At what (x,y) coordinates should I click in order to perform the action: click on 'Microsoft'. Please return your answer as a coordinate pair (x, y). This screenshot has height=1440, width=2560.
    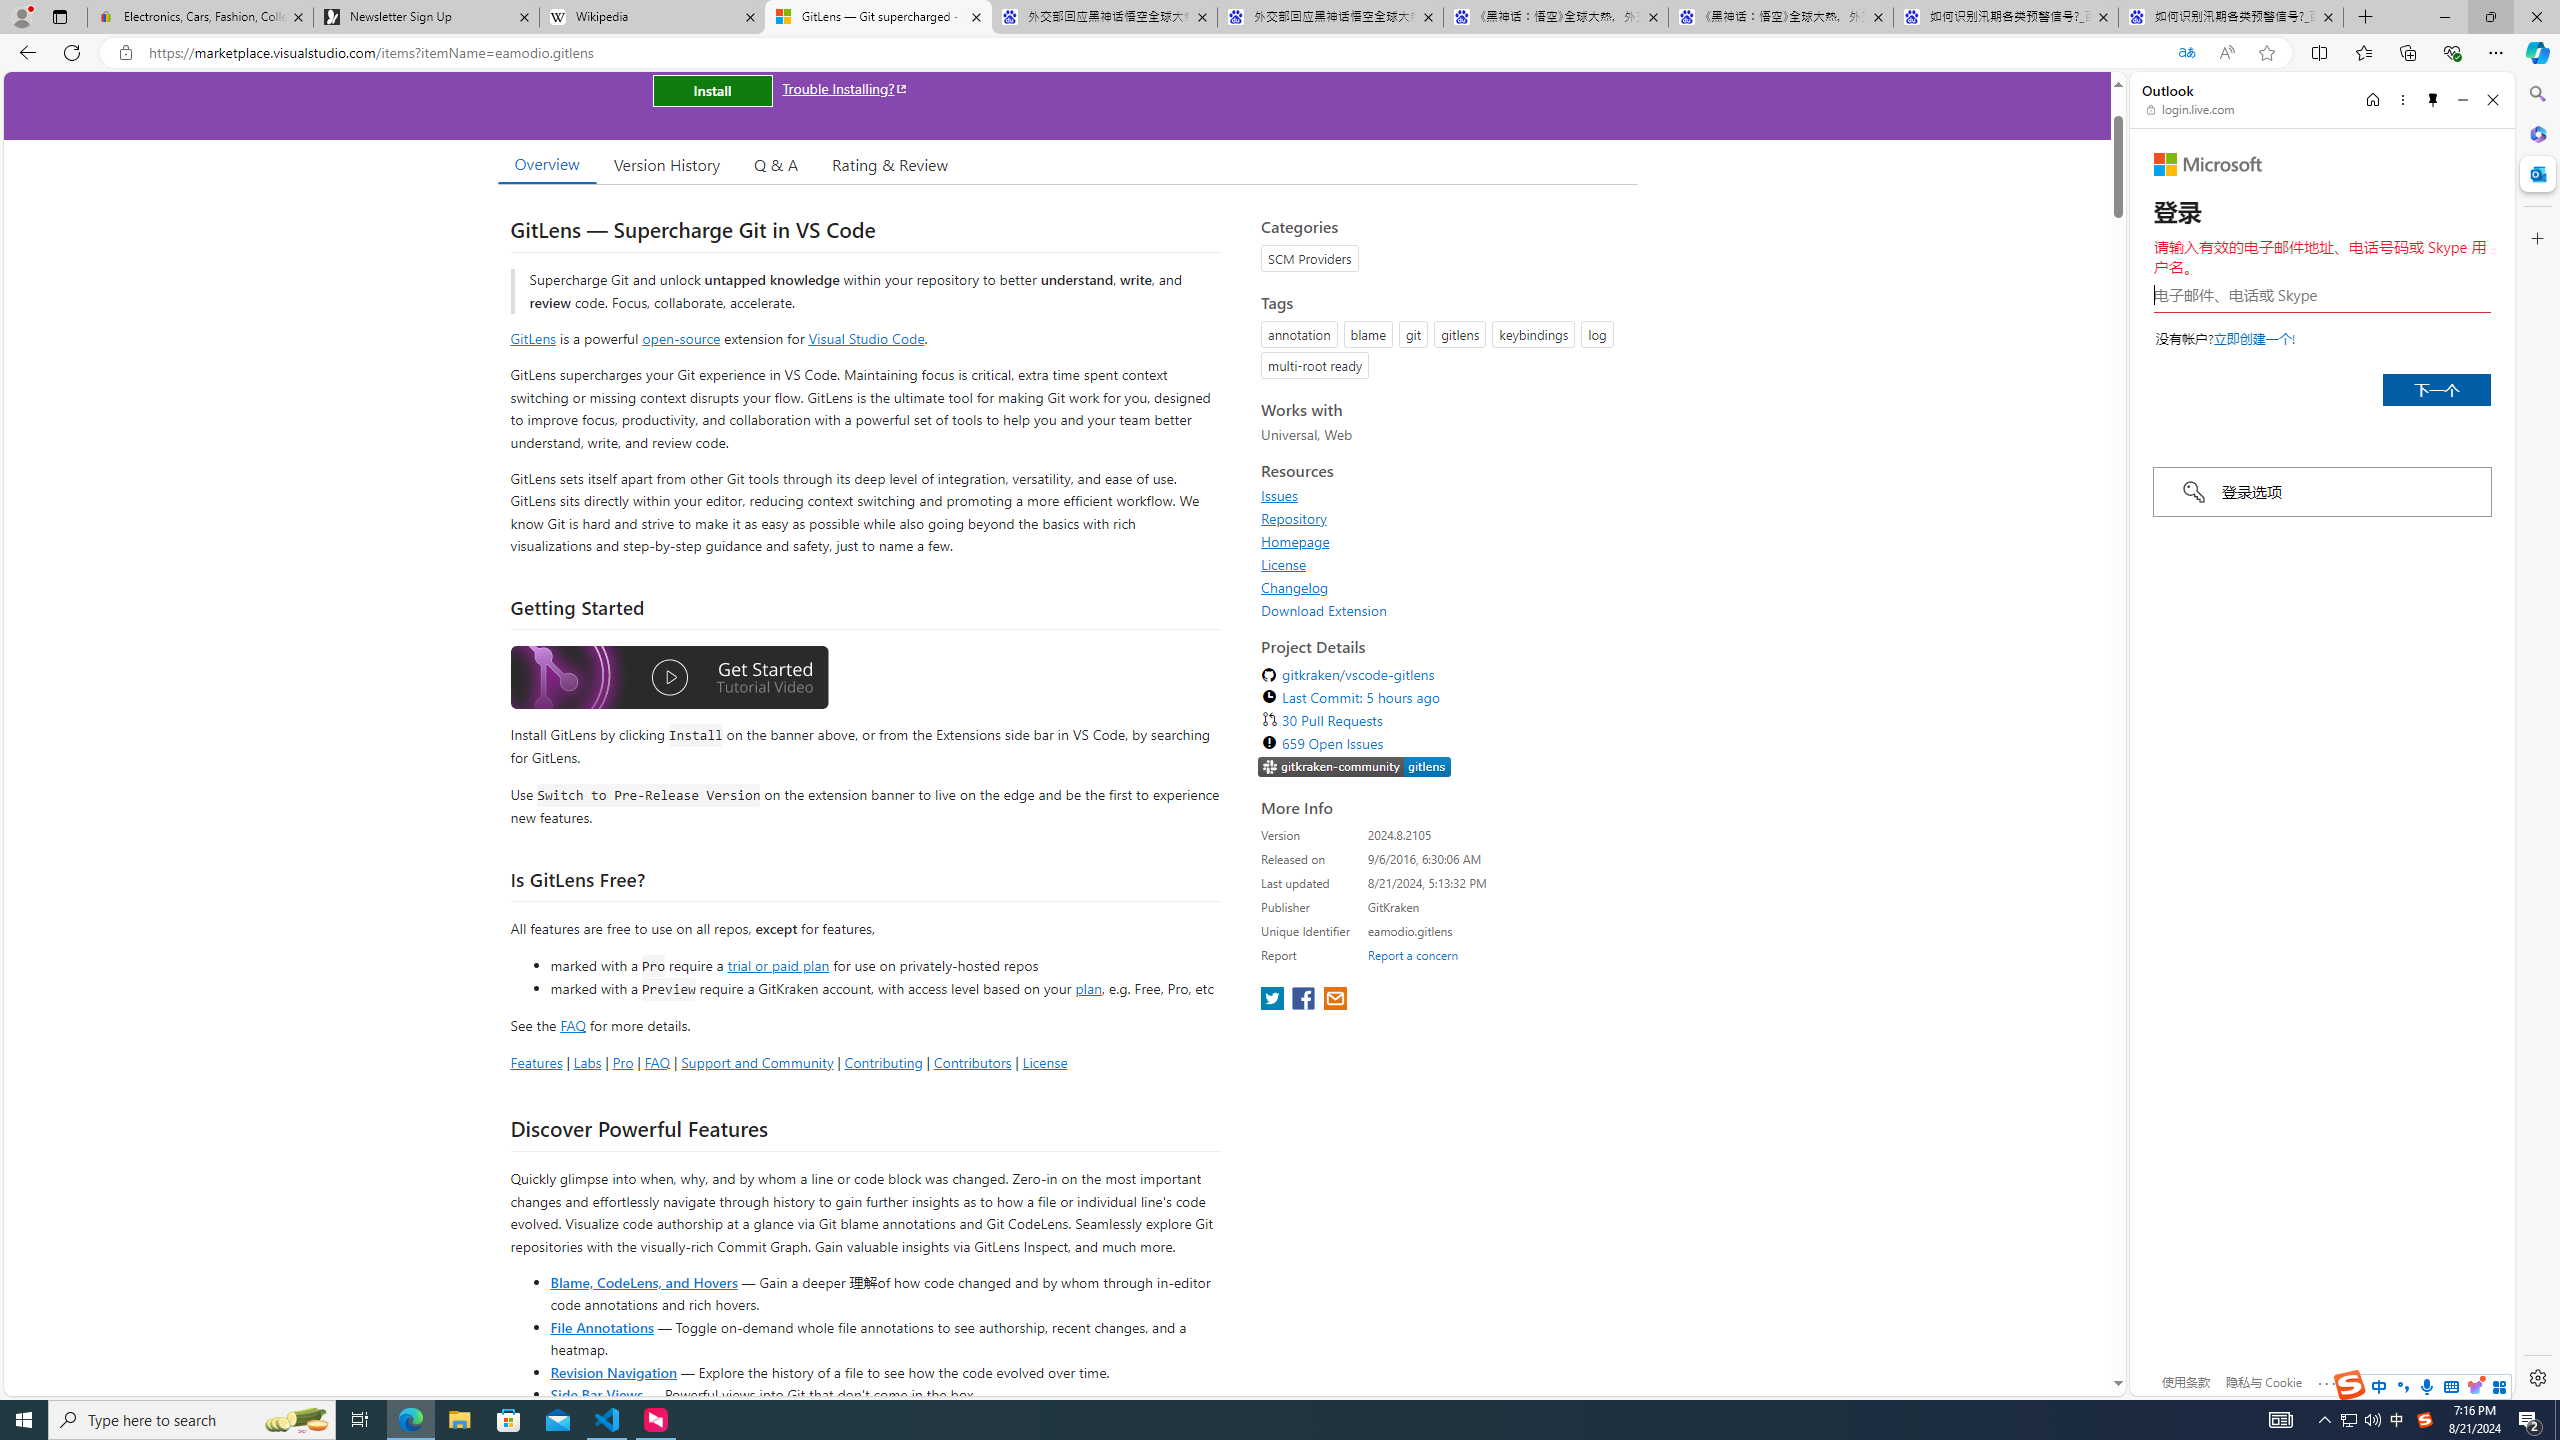
    Looking at the image, I should click on (2208, 164).